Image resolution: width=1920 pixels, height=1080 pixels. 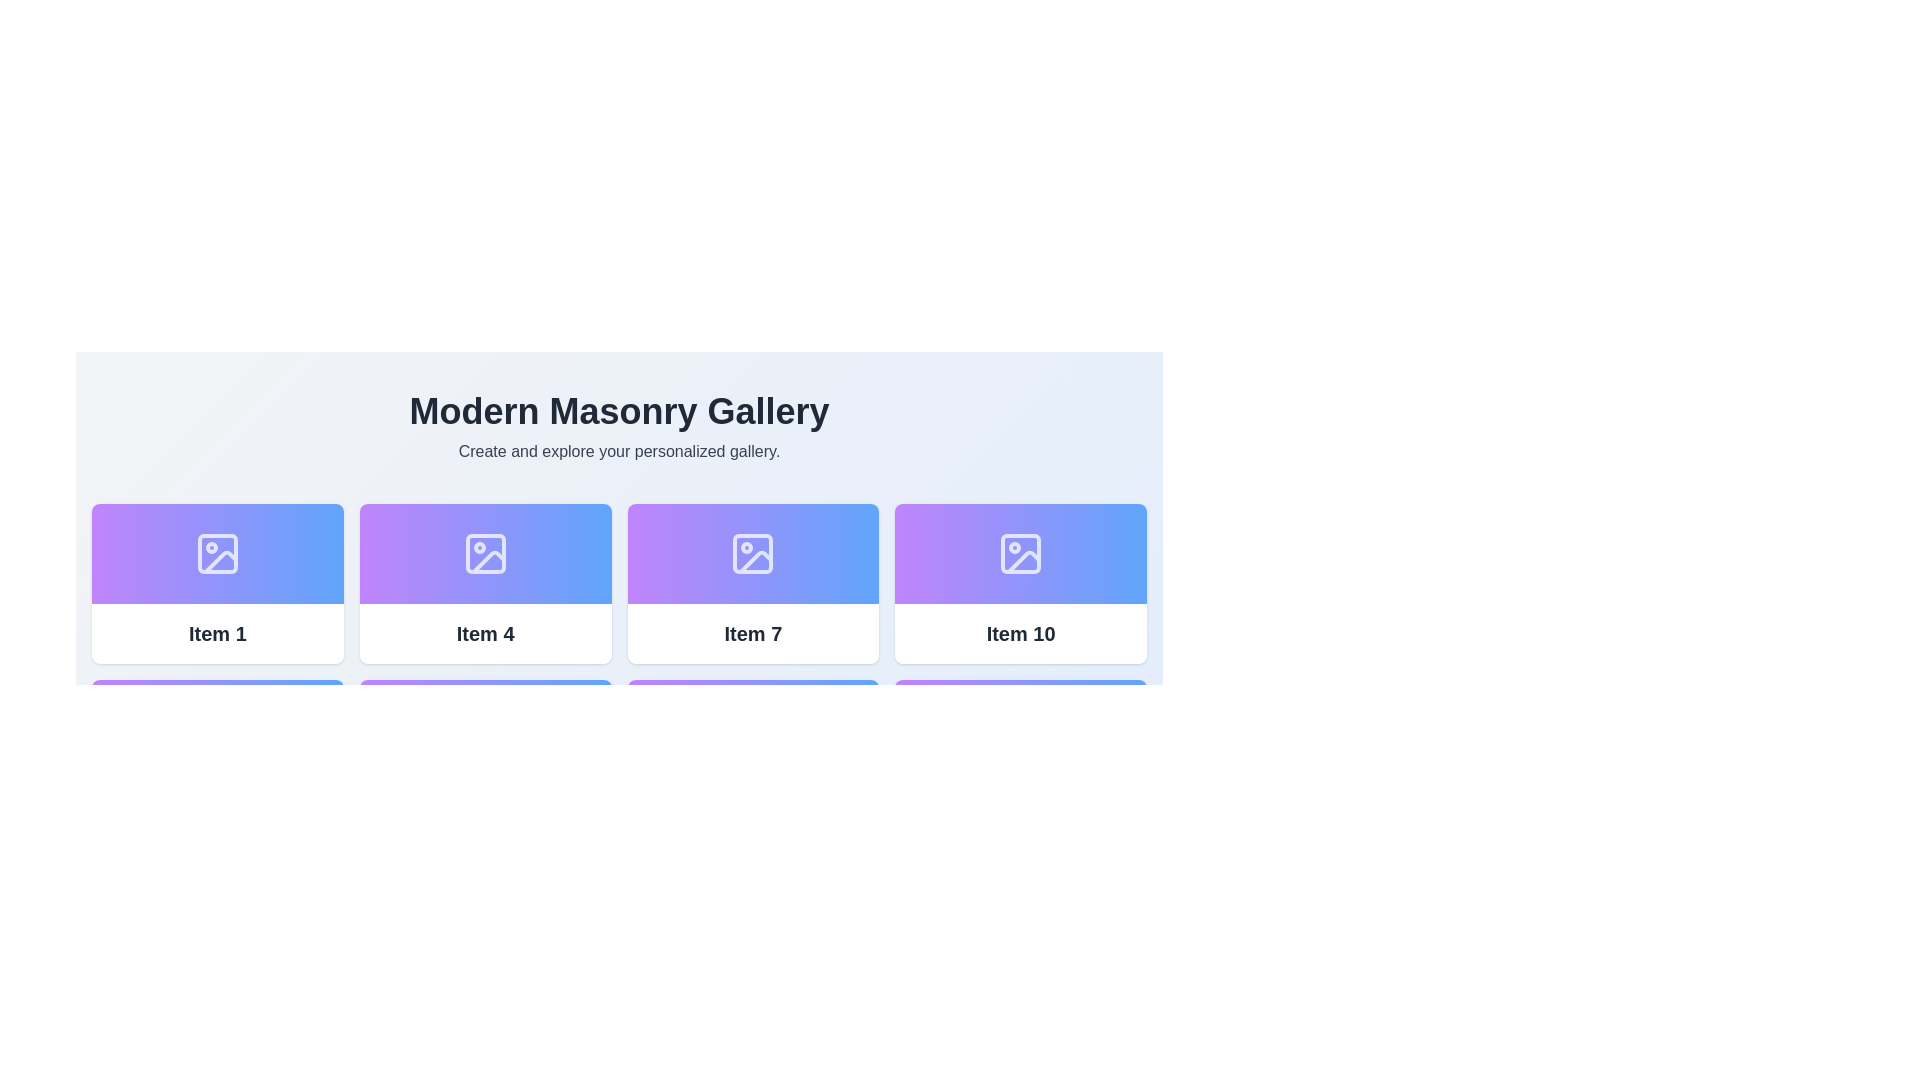 I want to click on the bold heading text displaying 'Modern Masonry Gallery', which is centrally aligned and positioned above a grid of gallery items, so click(x=618, y=411).